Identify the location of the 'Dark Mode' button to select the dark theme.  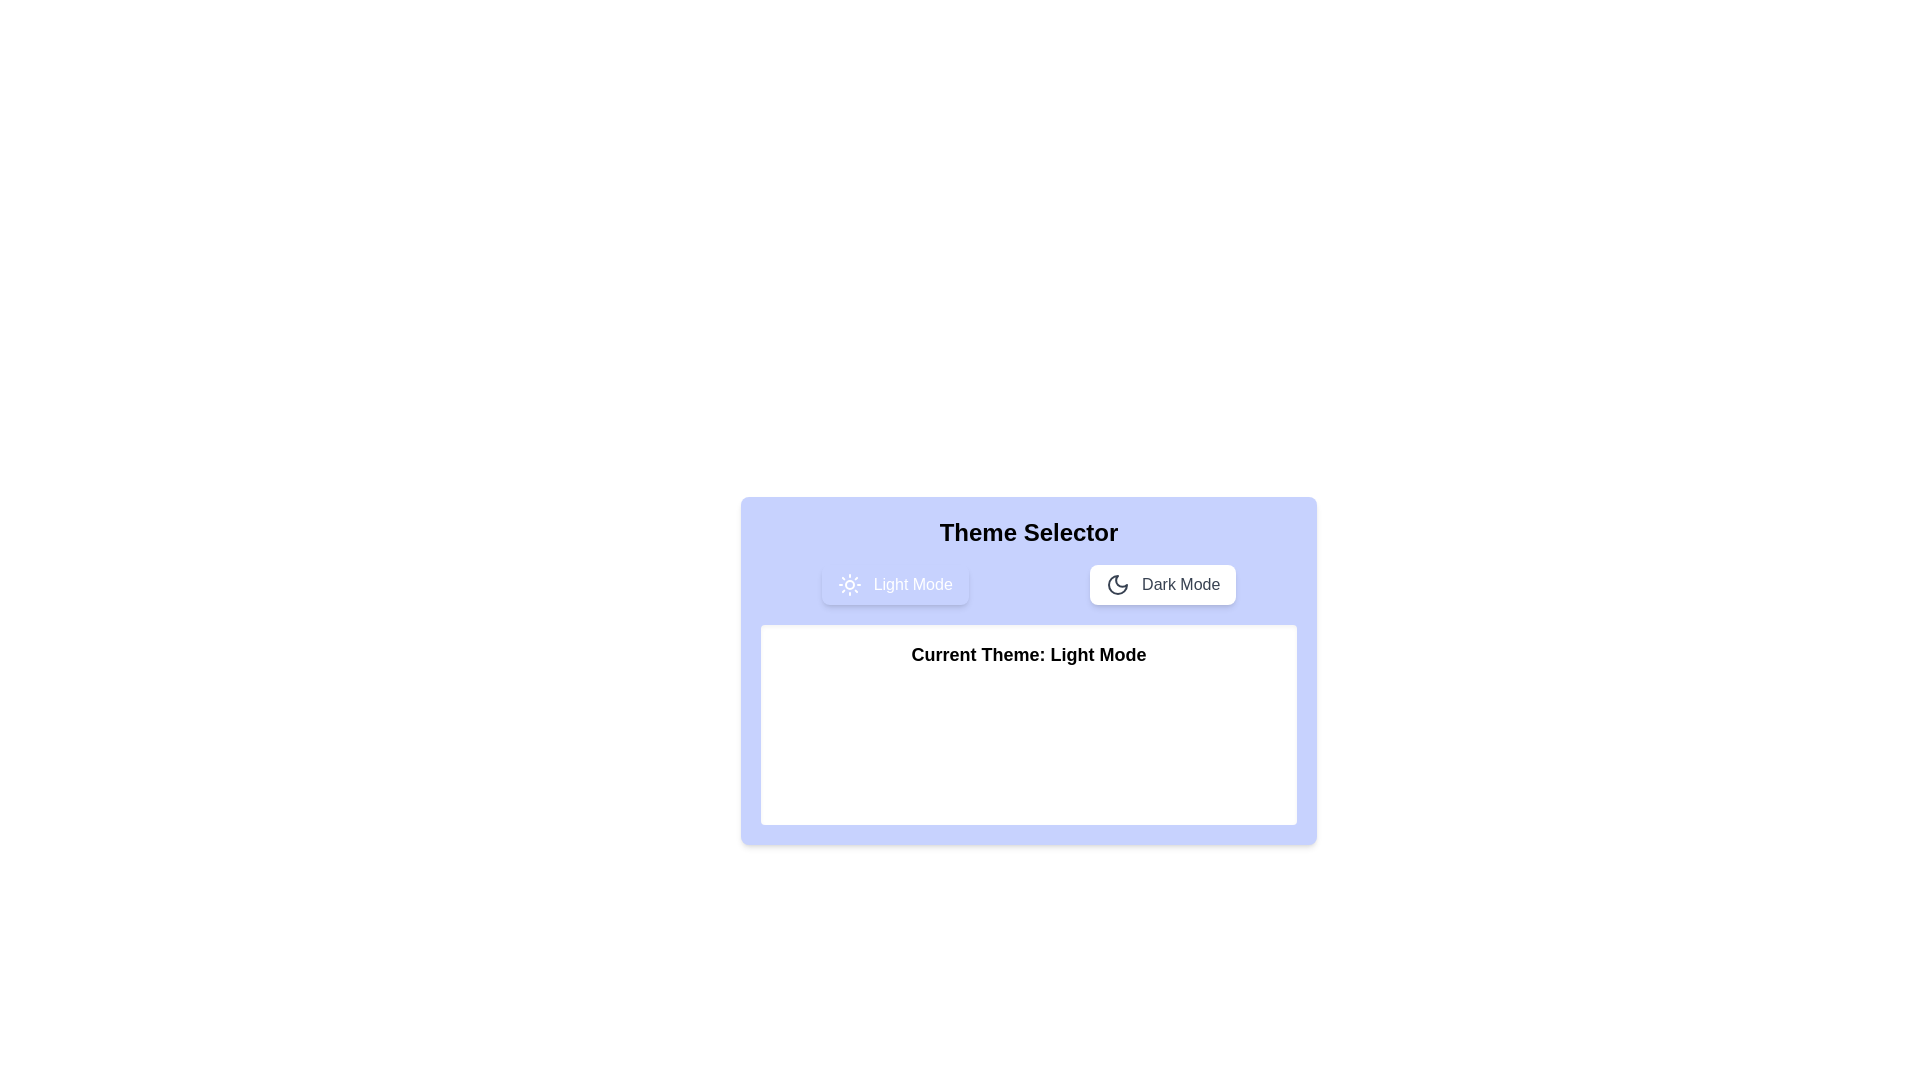
(1162, 585).